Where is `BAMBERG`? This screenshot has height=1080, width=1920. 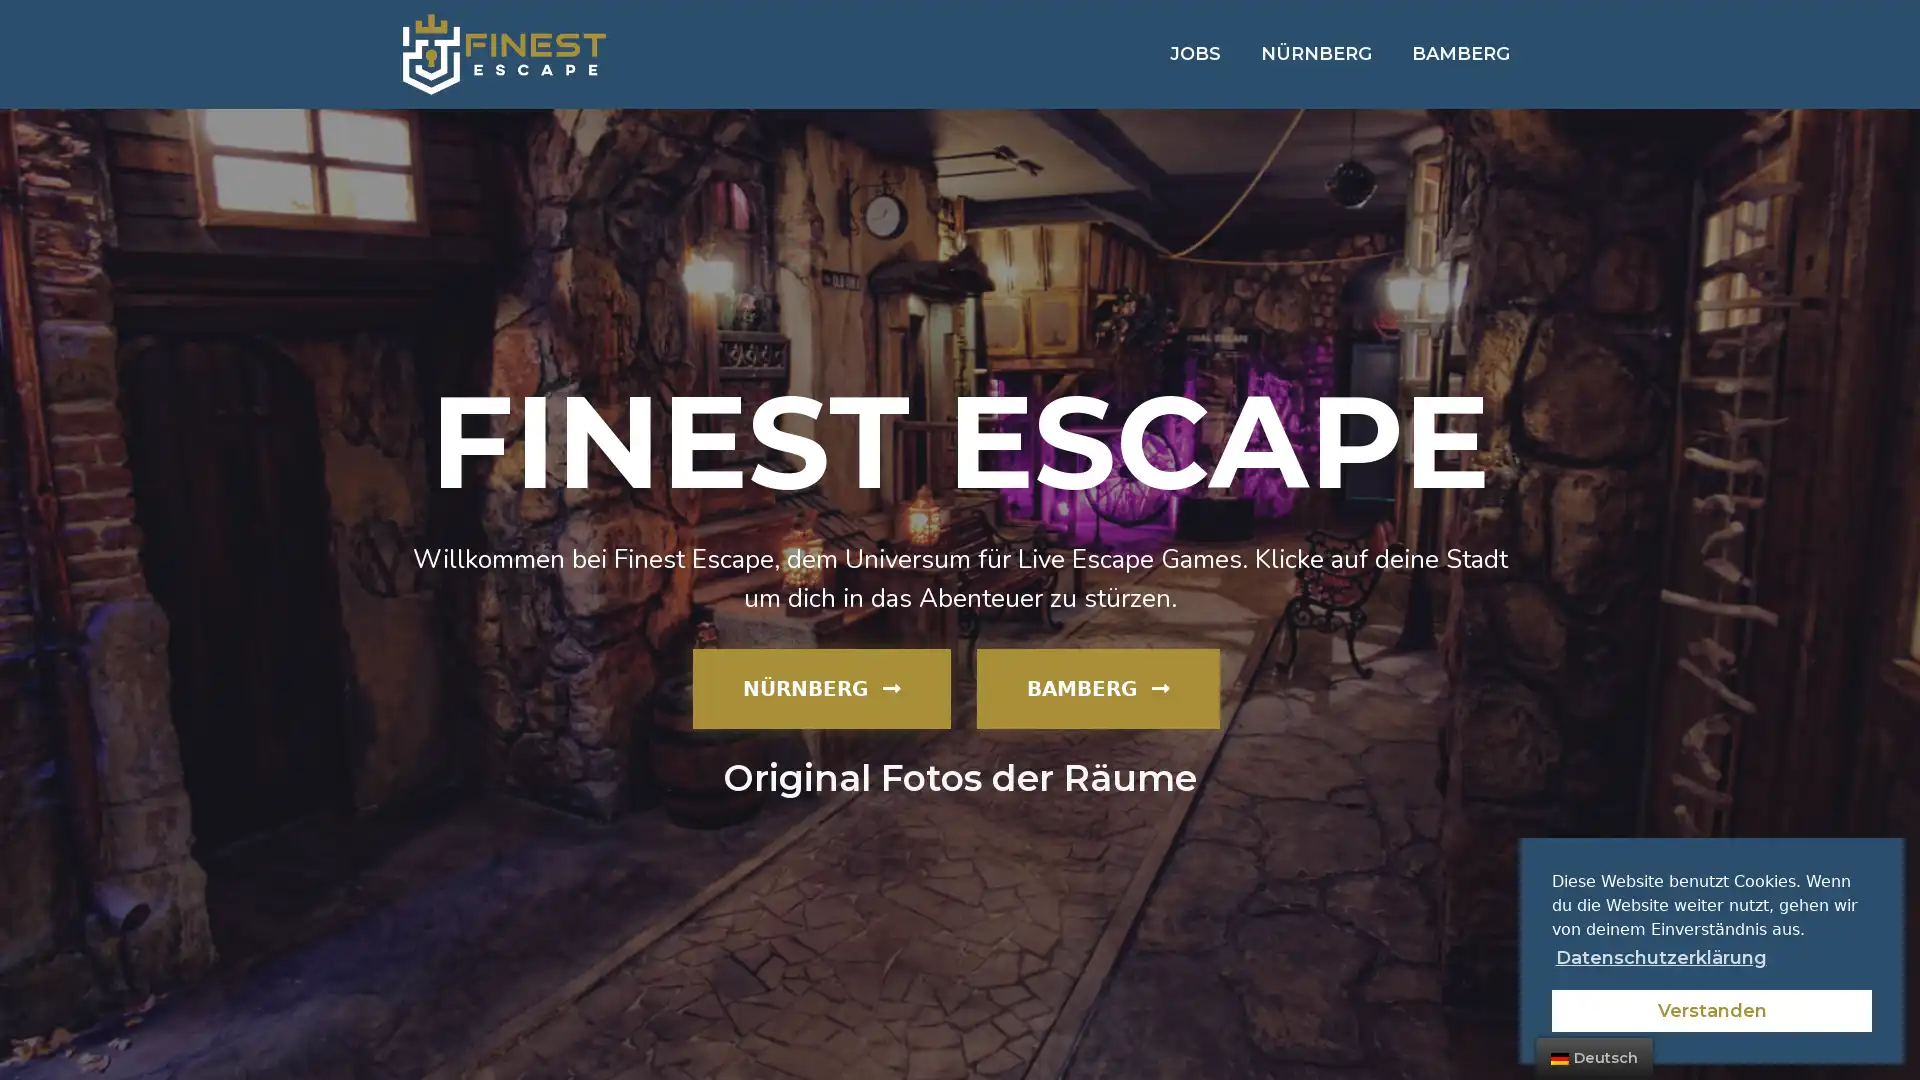
BAMBERG is located at coordinates (1097, 686).